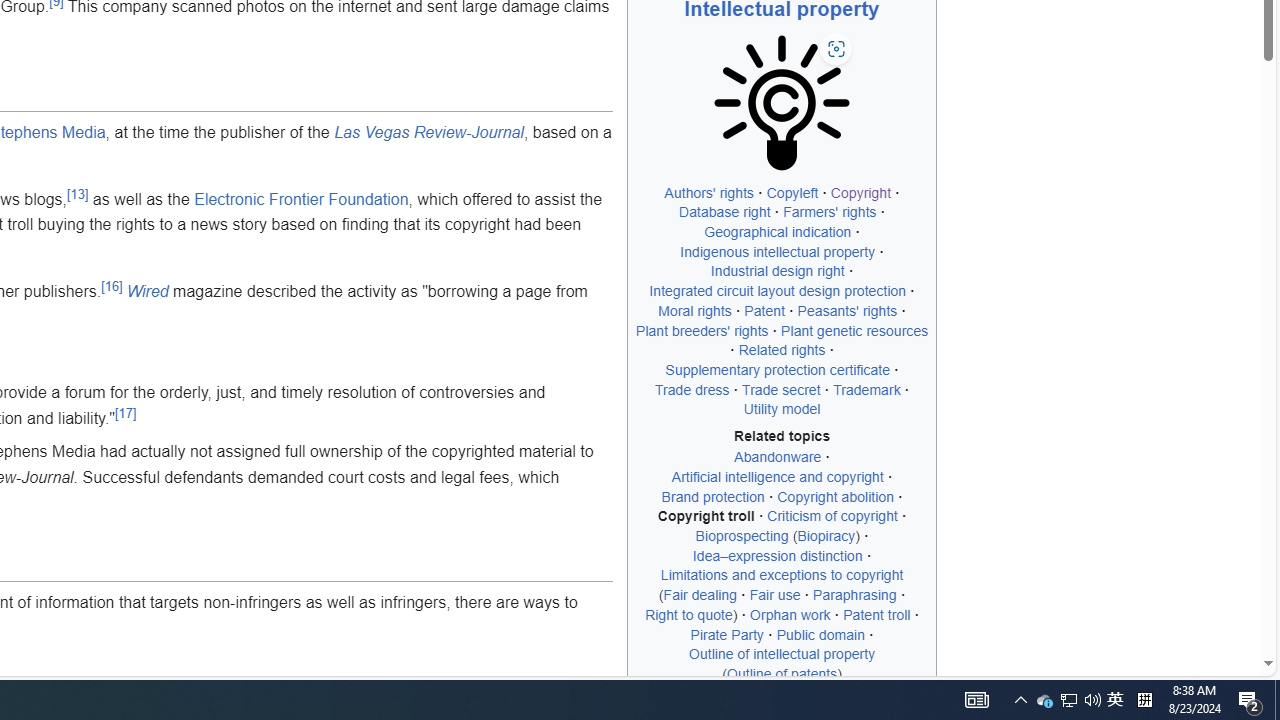  I want to click on 'Right to quote)', so click(691, 613).